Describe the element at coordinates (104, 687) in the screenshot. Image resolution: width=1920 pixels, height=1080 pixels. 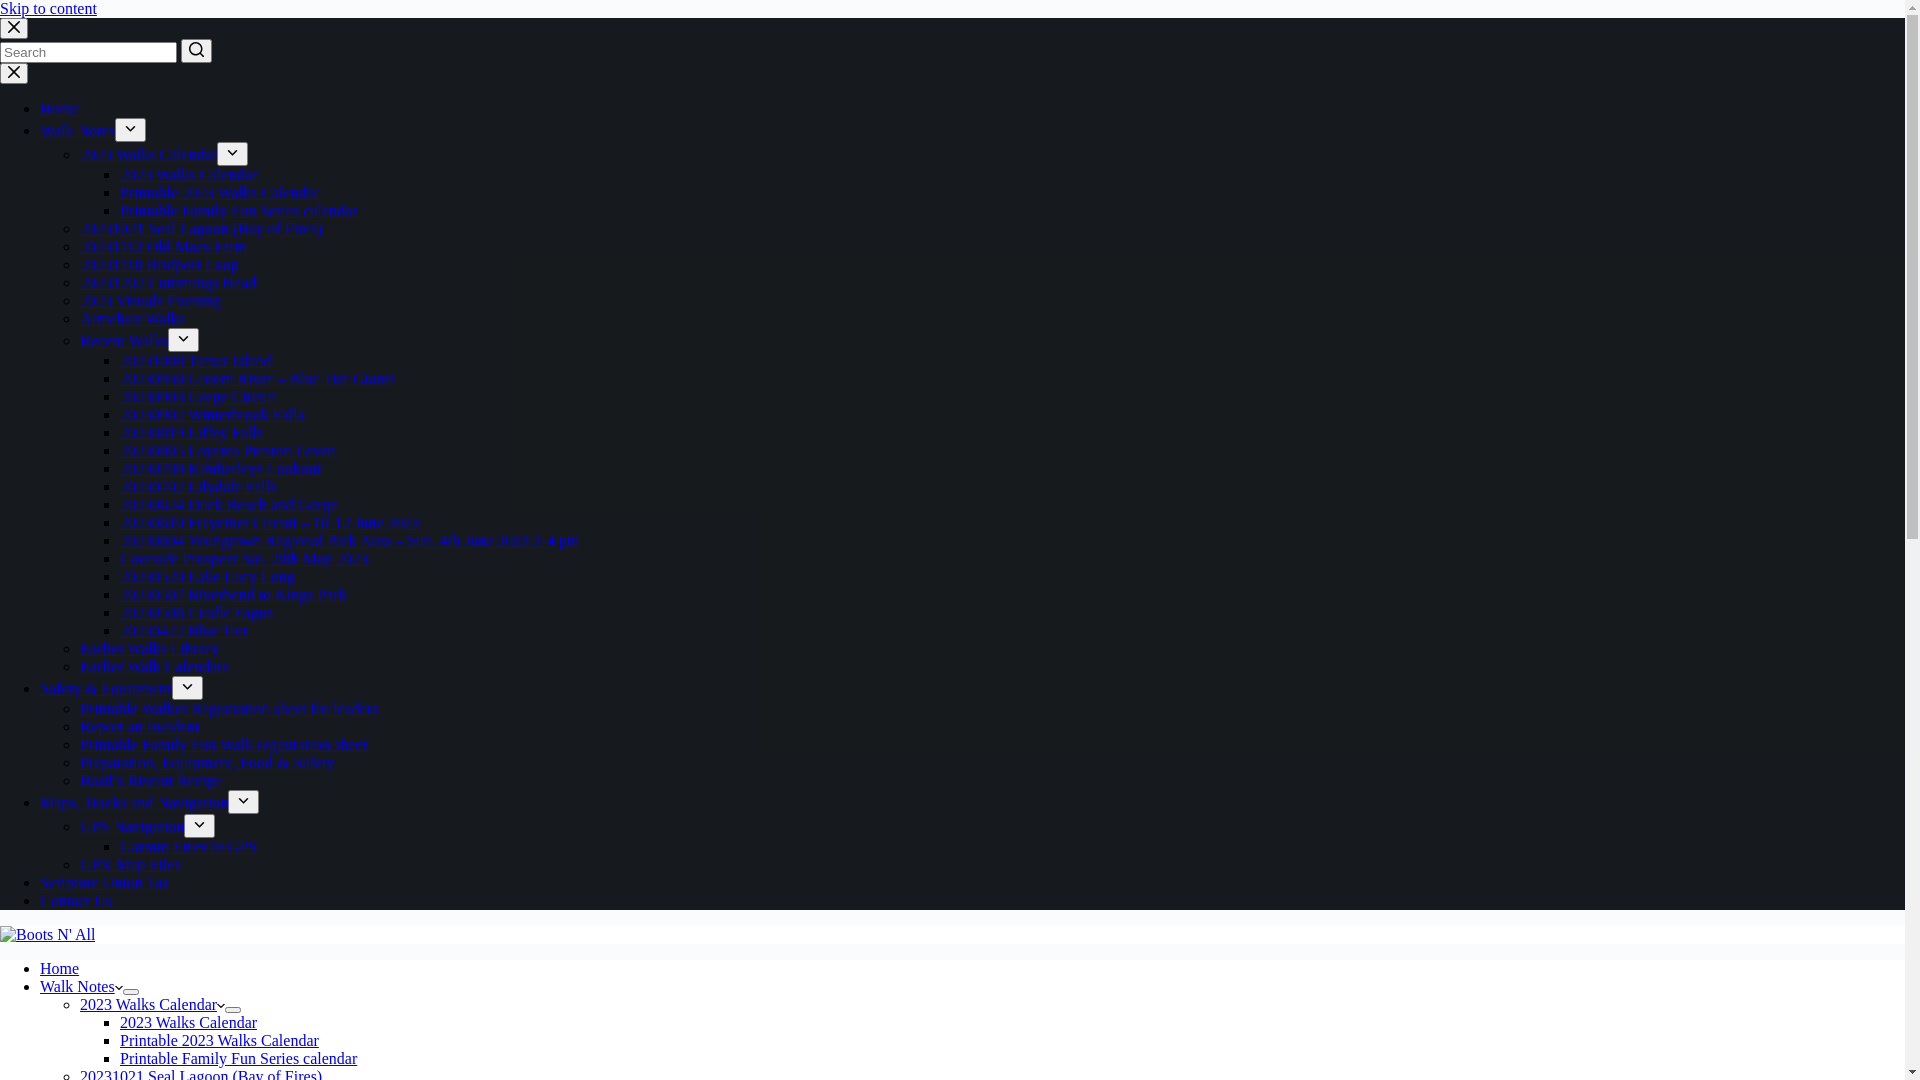
I see `'Safety & Equipment'` at that location.